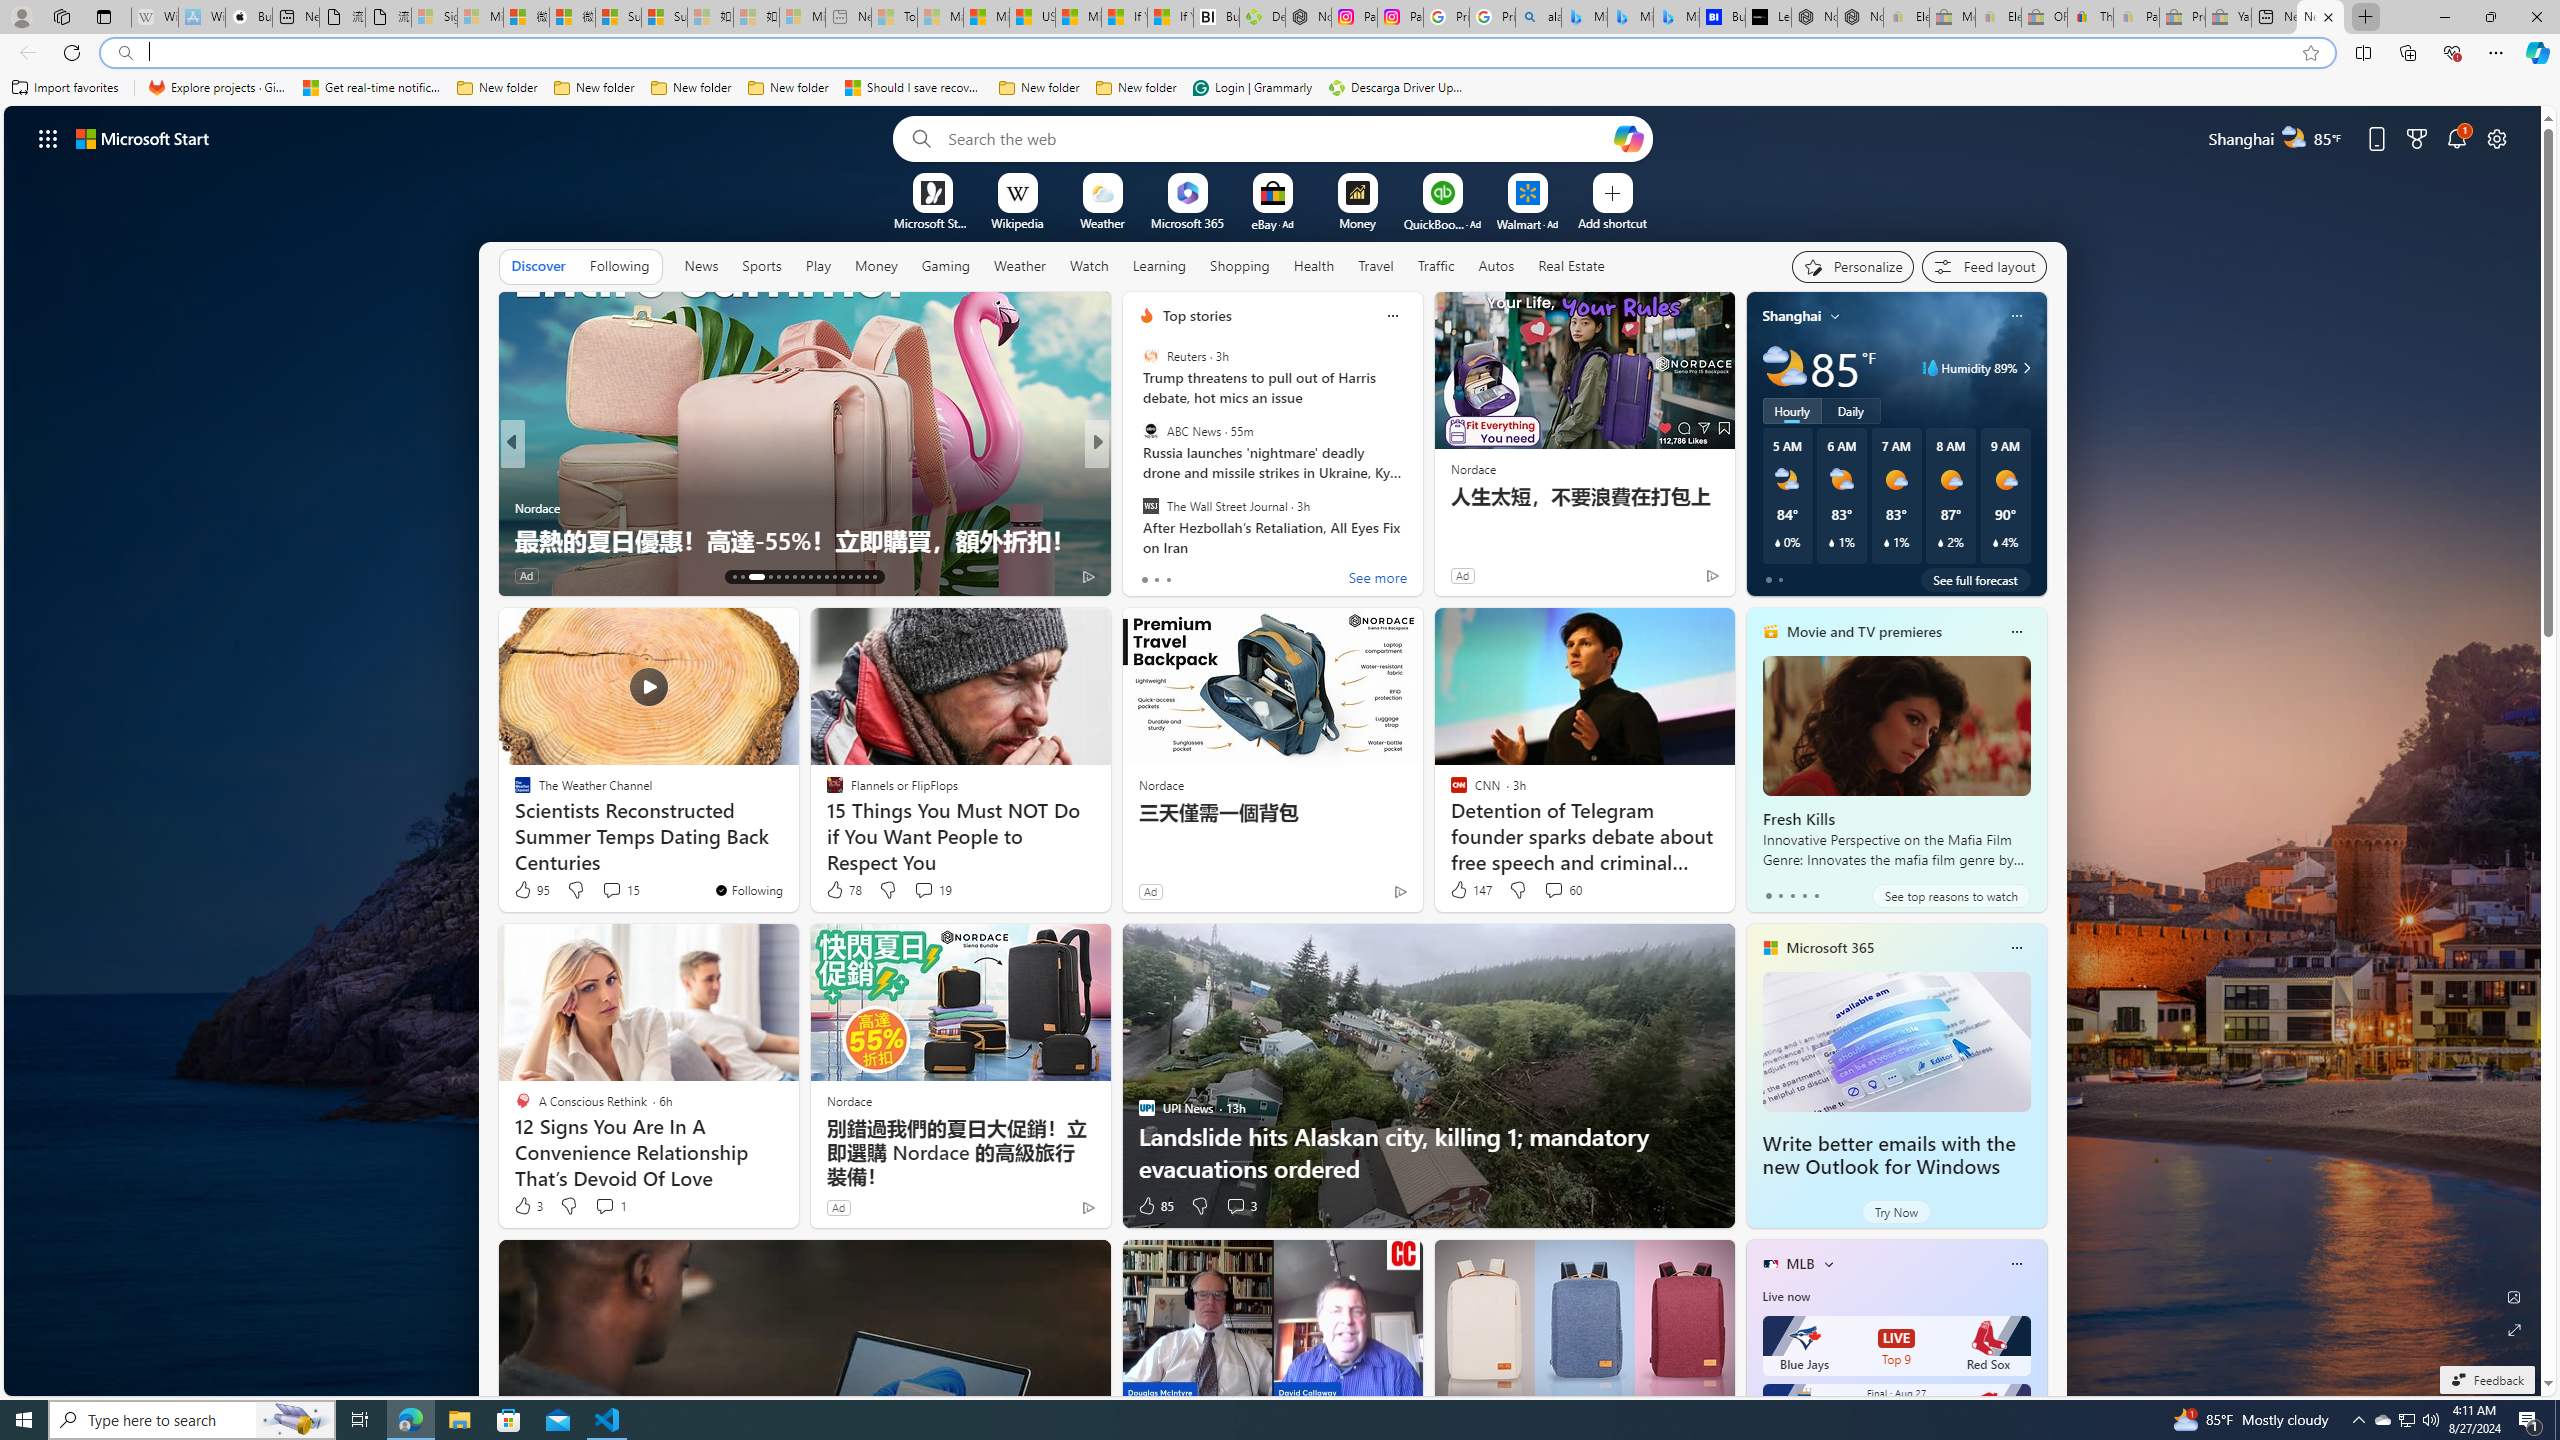 The image size is (2560, 1440). What do you see at coordinates (48, 137) in the screenshot?
I see `'AutomationID: waffle'` at bounding box center [48, 137].